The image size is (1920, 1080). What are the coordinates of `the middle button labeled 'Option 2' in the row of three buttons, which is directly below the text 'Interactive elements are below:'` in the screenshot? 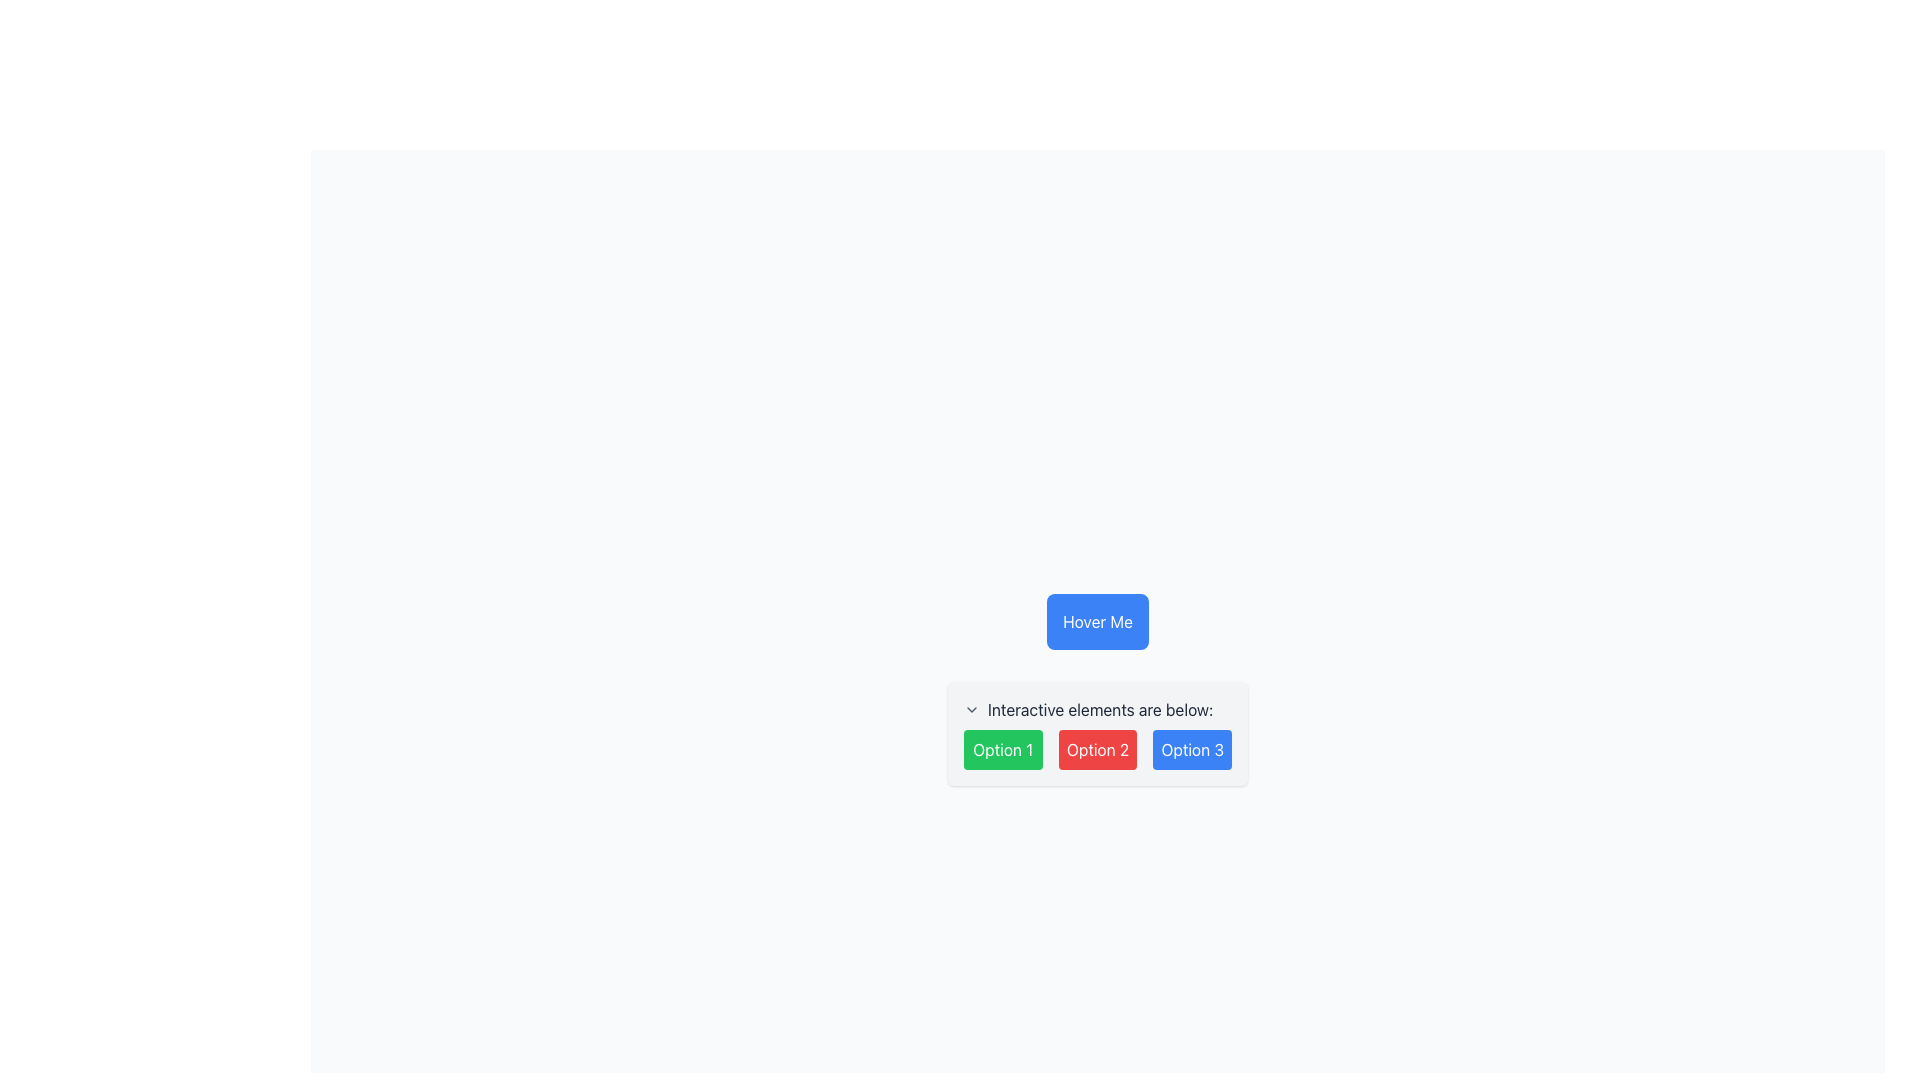 It's located at (1097, 749).